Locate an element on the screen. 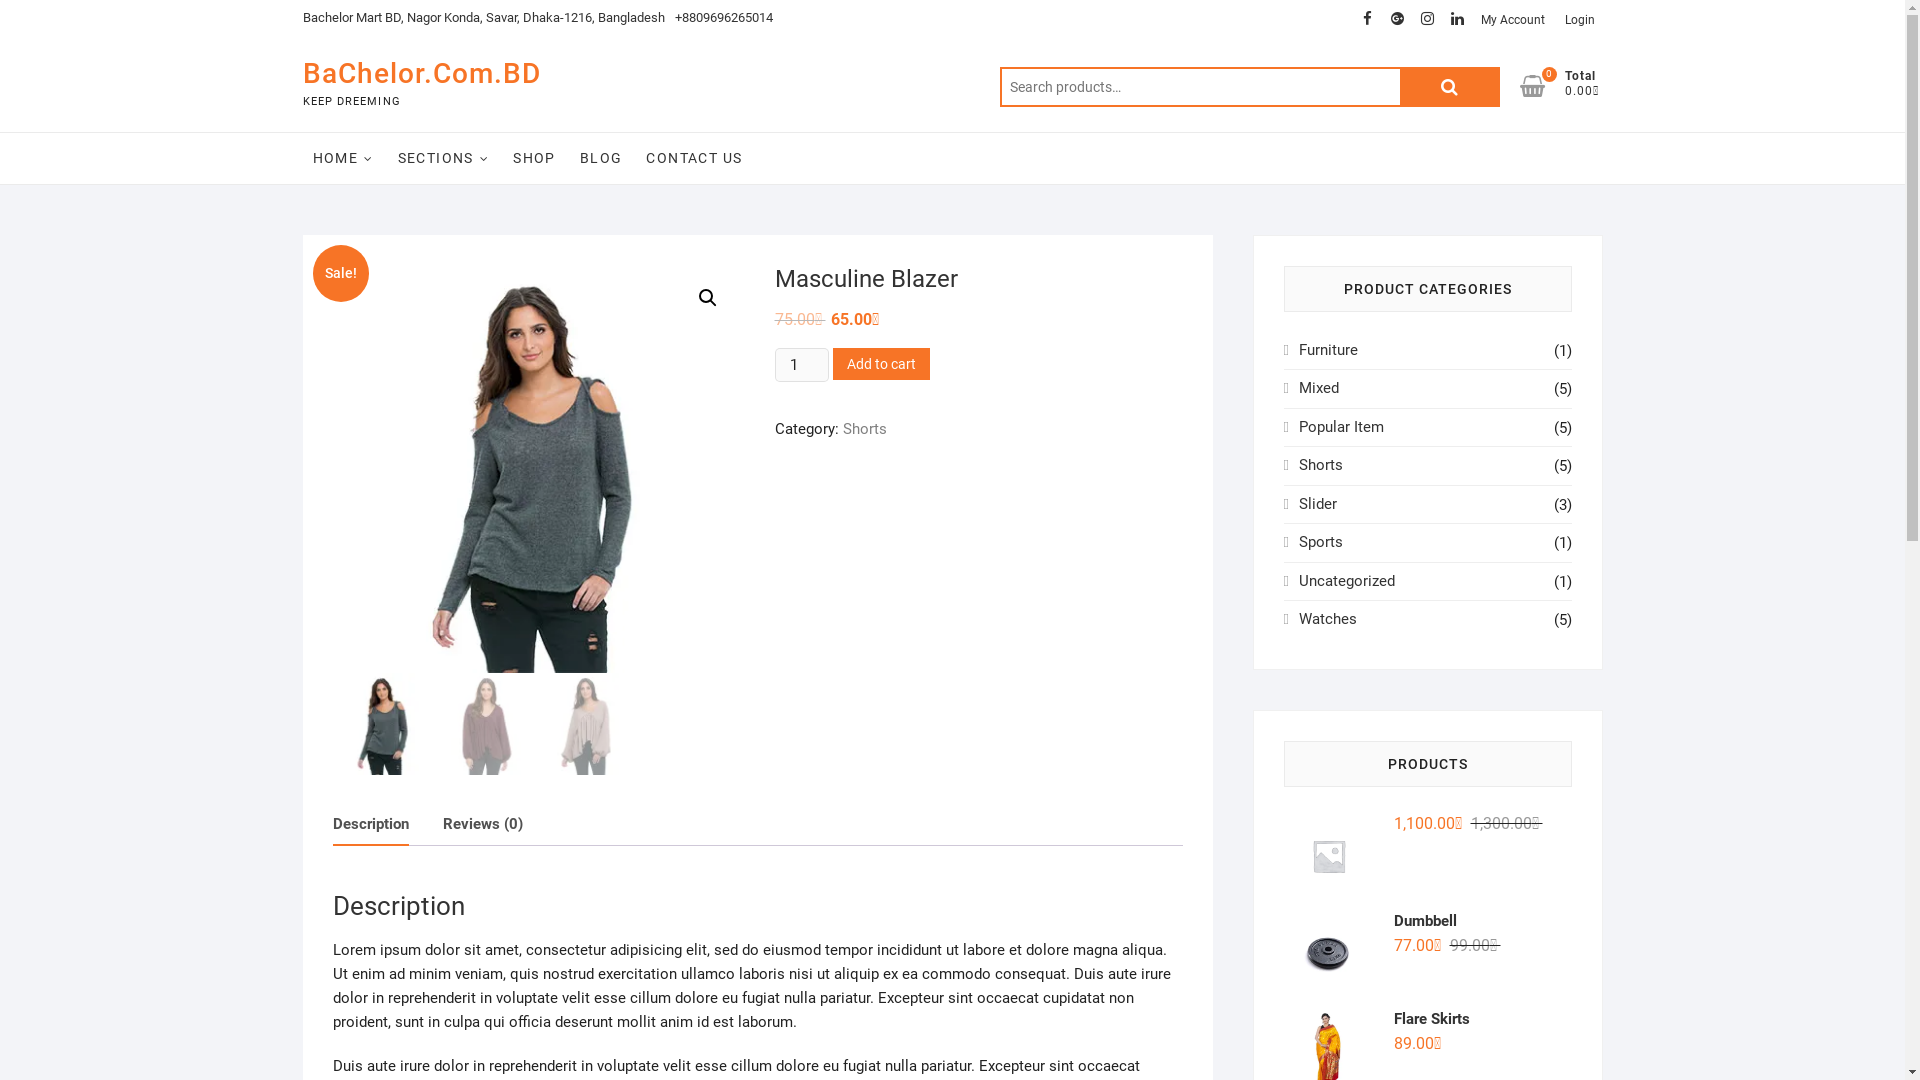  'Dumbbell' is located at coordinates (1426, 921).